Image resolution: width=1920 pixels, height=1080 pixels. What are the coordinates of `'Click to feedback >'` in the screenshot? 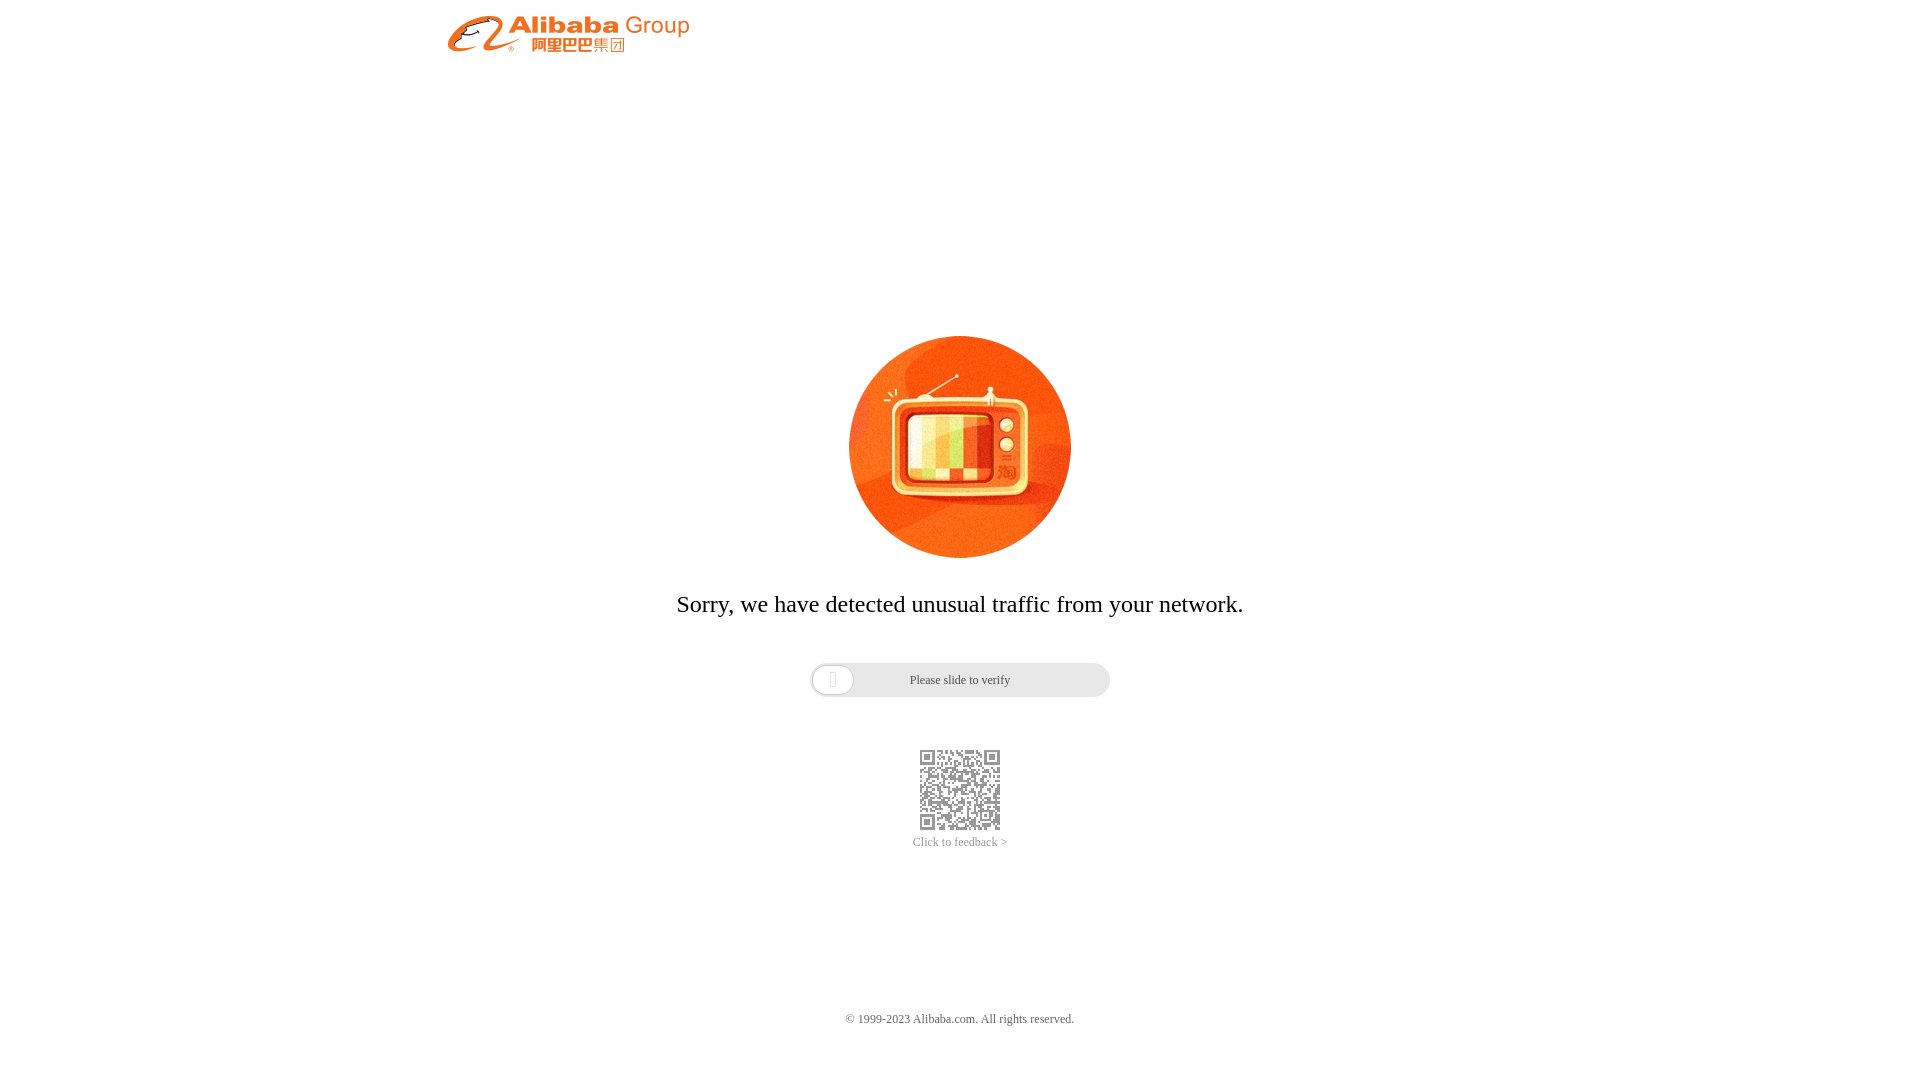 It's located at (960, 842).